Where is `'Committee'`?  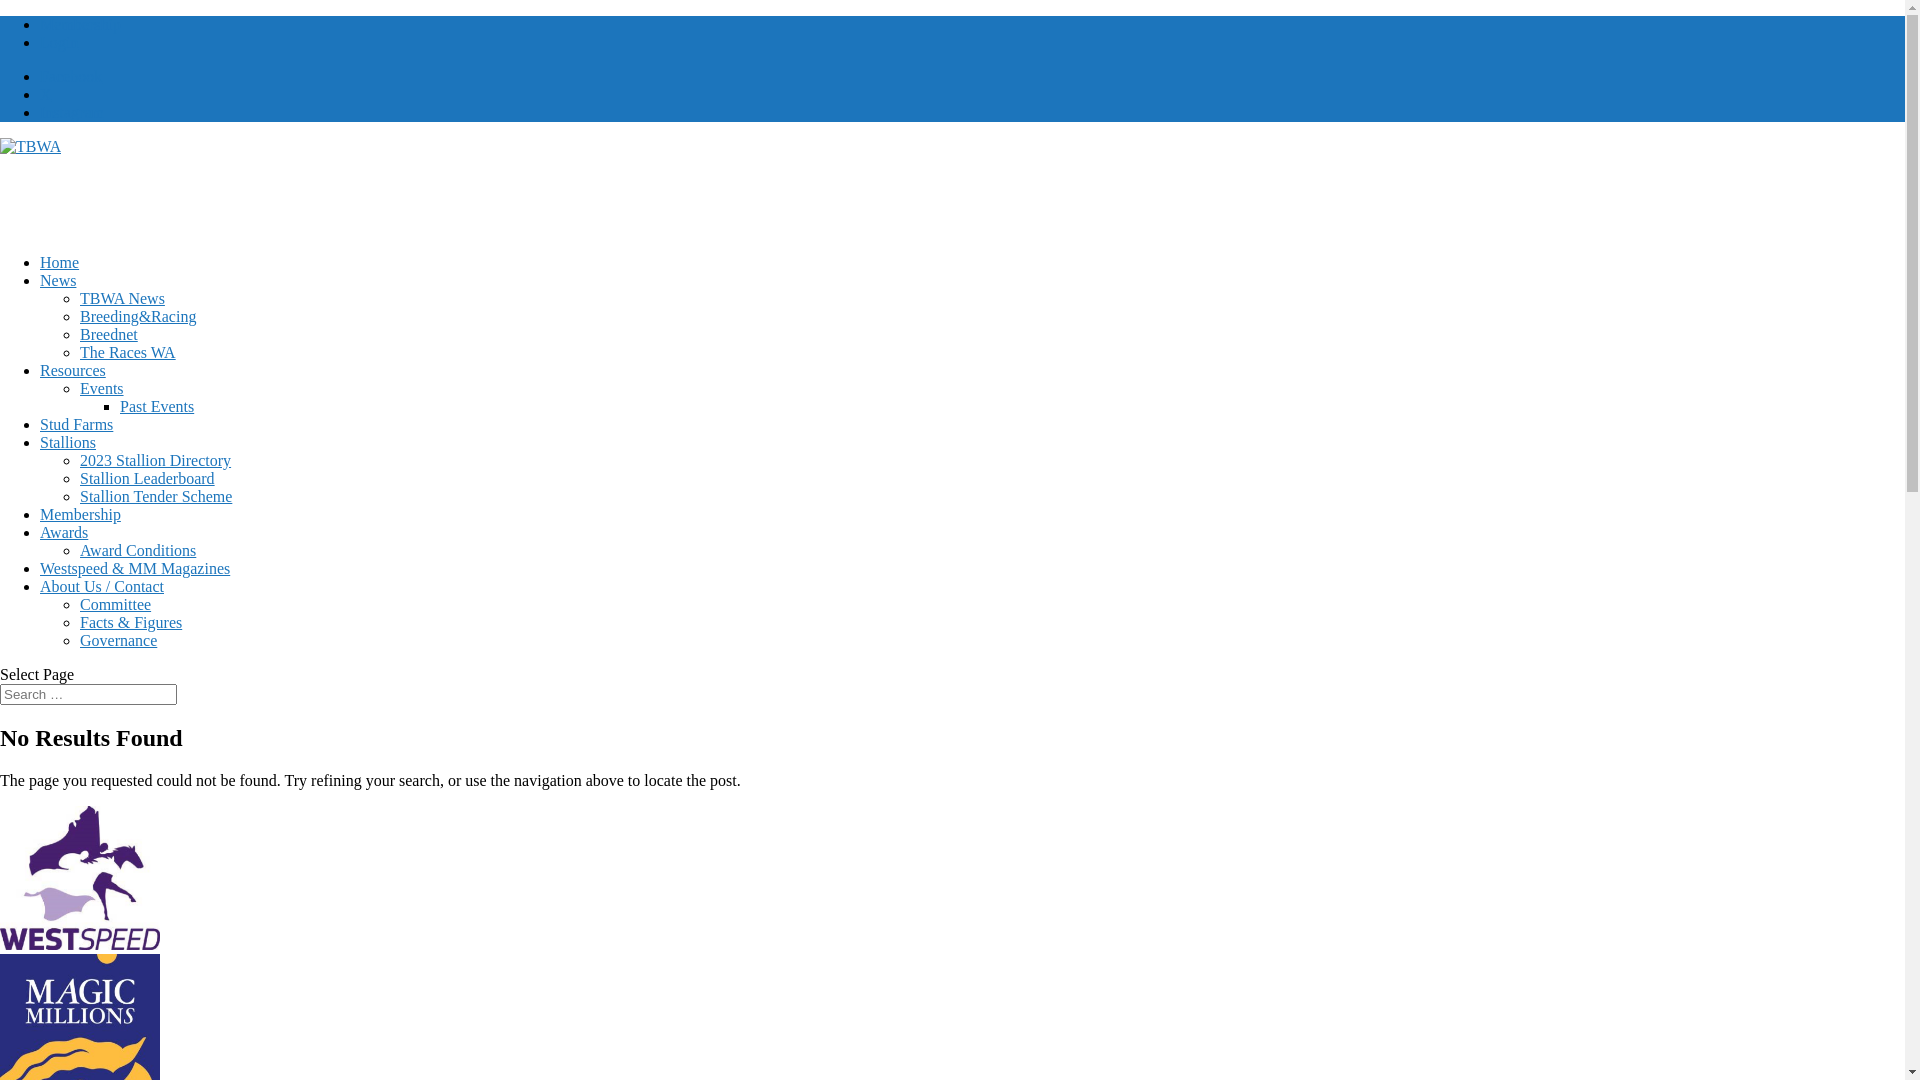 'Committee' is located at coordinates (114, 603).